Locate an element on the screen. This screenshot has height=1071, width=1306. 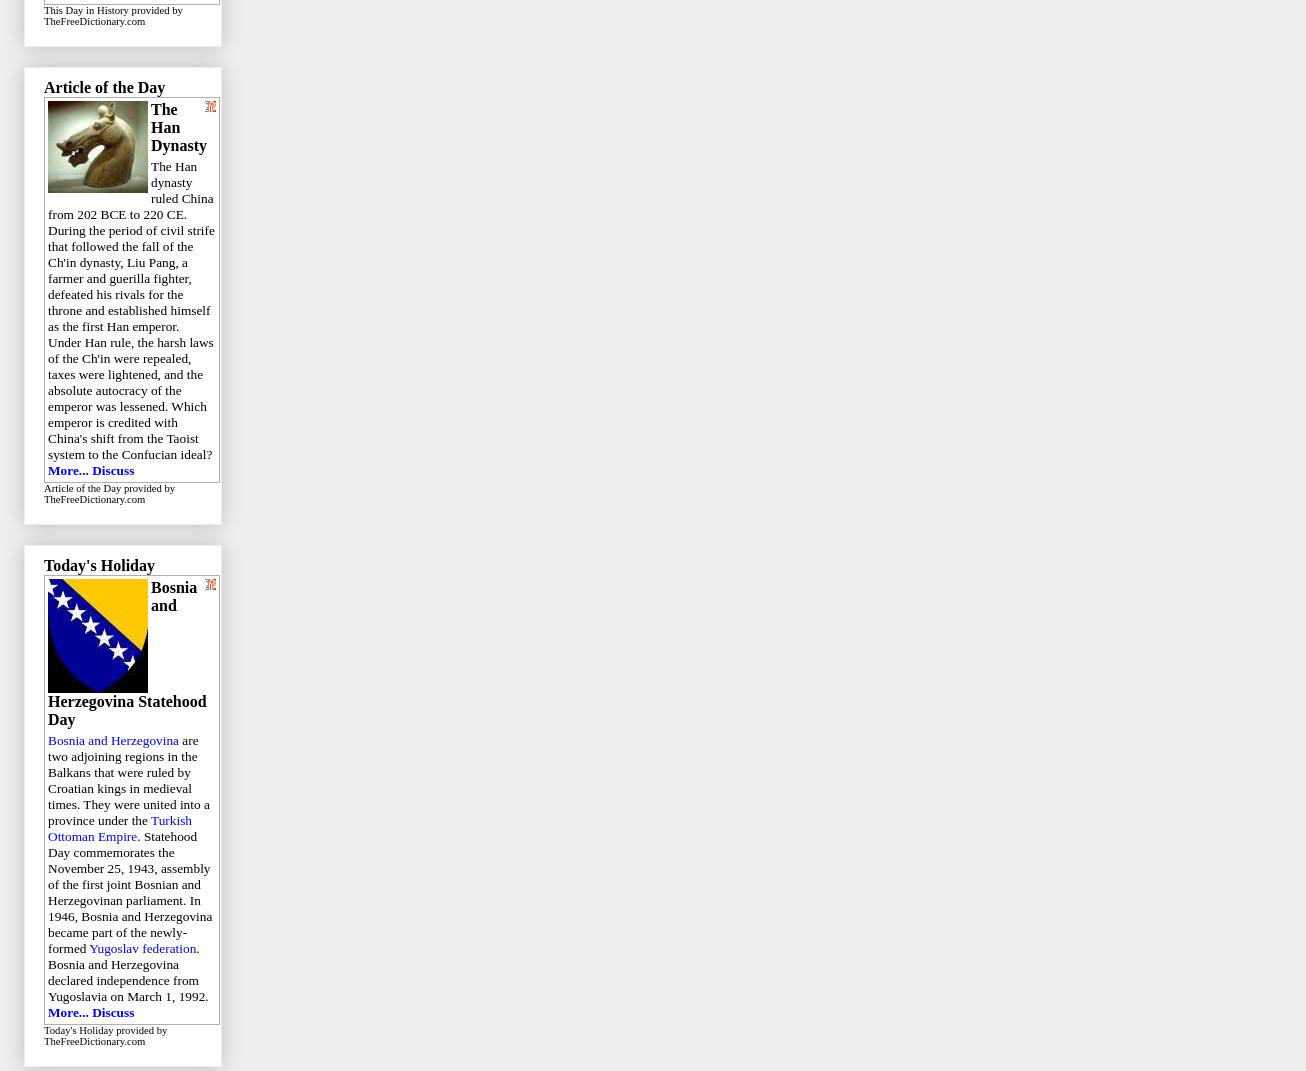
'Bosnia and Herzegovina' is located at coordinates (112, 740).